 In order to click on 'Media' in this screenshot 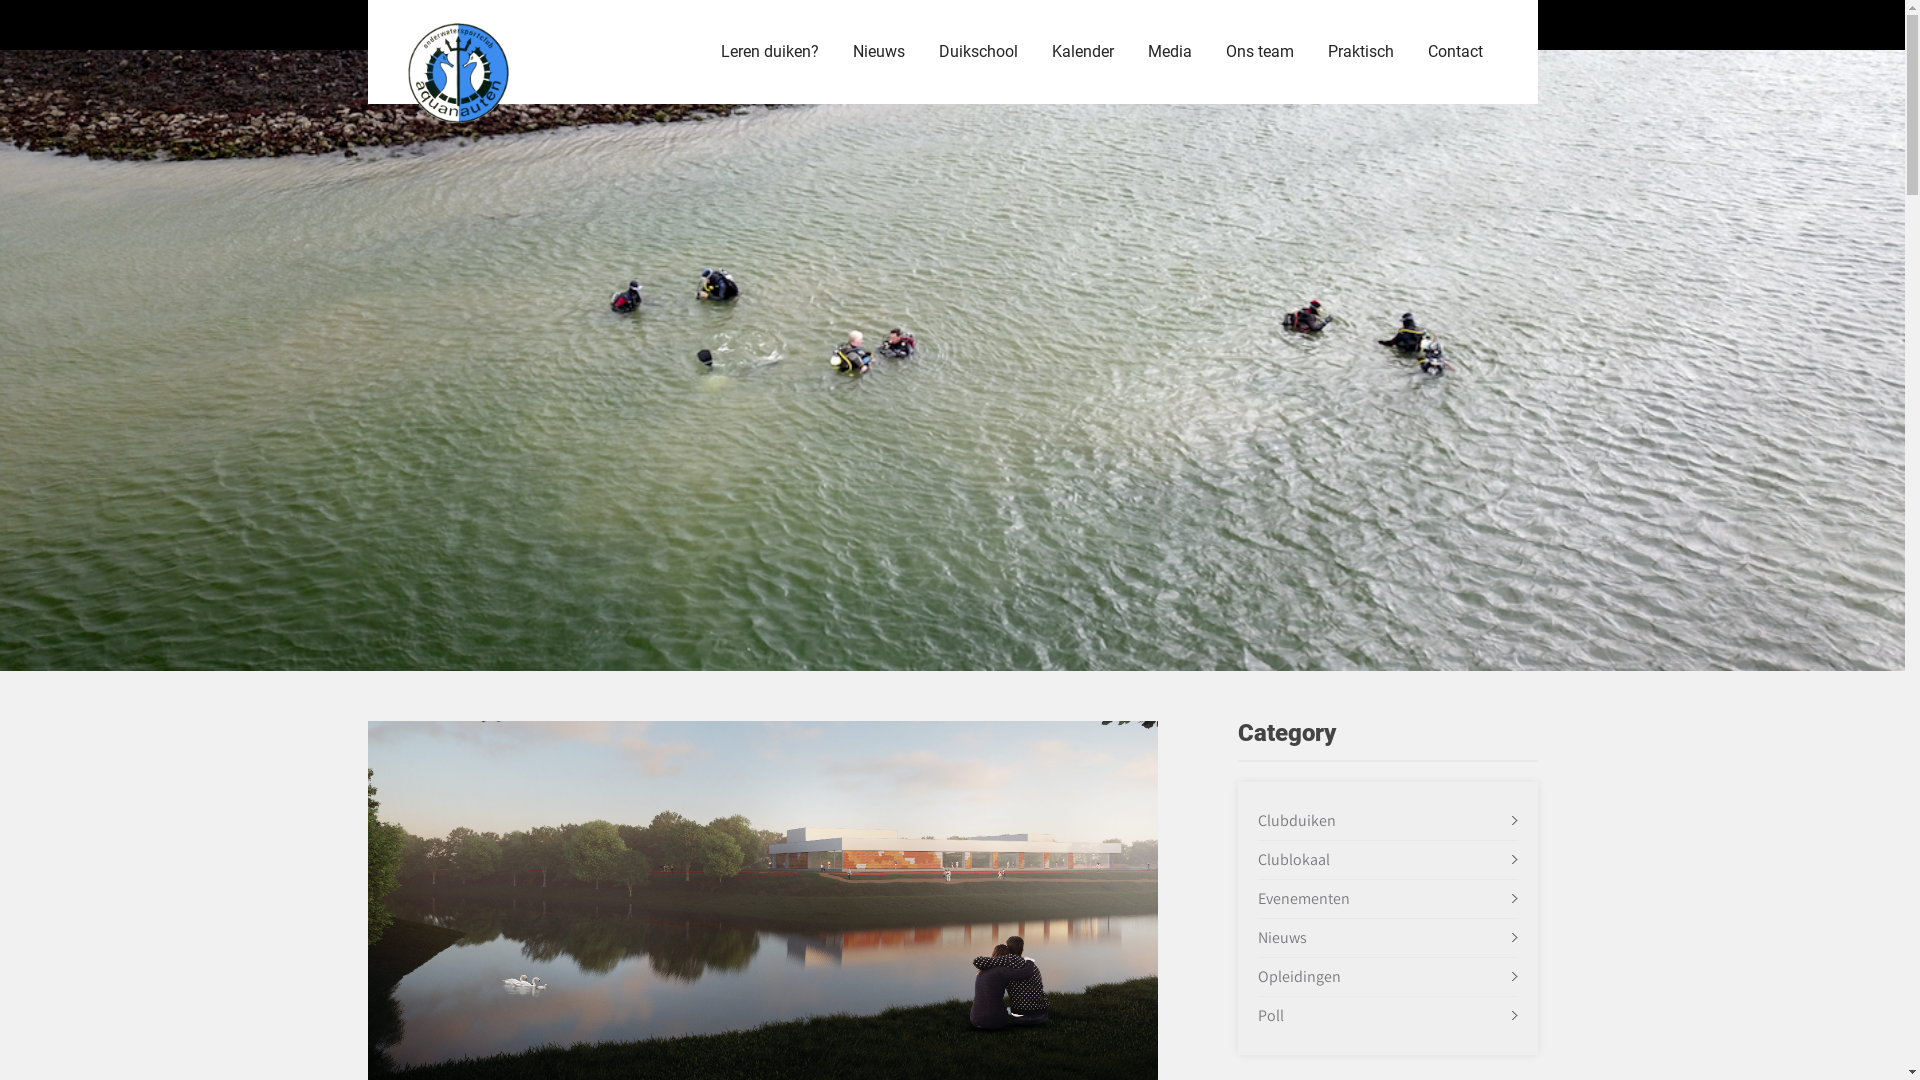, I will do `click(1132, 50)`.